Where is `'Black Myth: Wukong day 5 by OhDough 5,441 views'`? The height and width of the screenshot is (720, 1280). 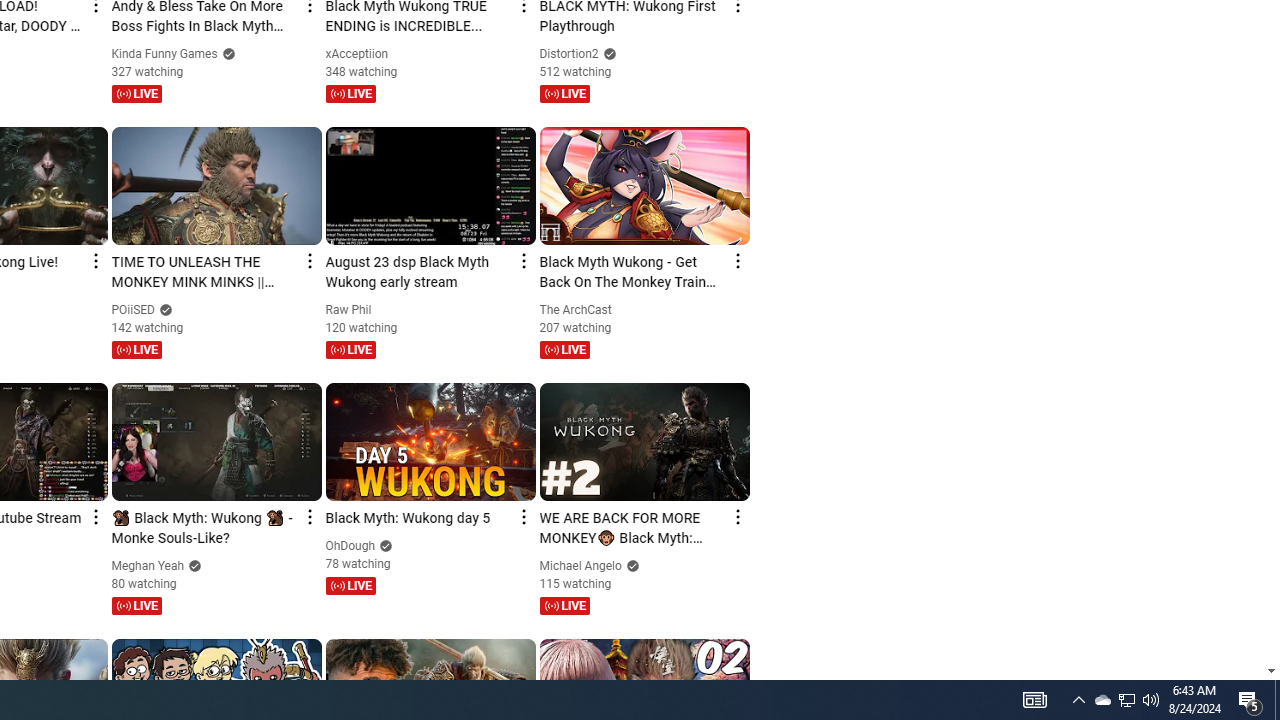 'Black Myth: Wukong day 5 by OhDough 5,441 views' is located at coordinates (417, 518).